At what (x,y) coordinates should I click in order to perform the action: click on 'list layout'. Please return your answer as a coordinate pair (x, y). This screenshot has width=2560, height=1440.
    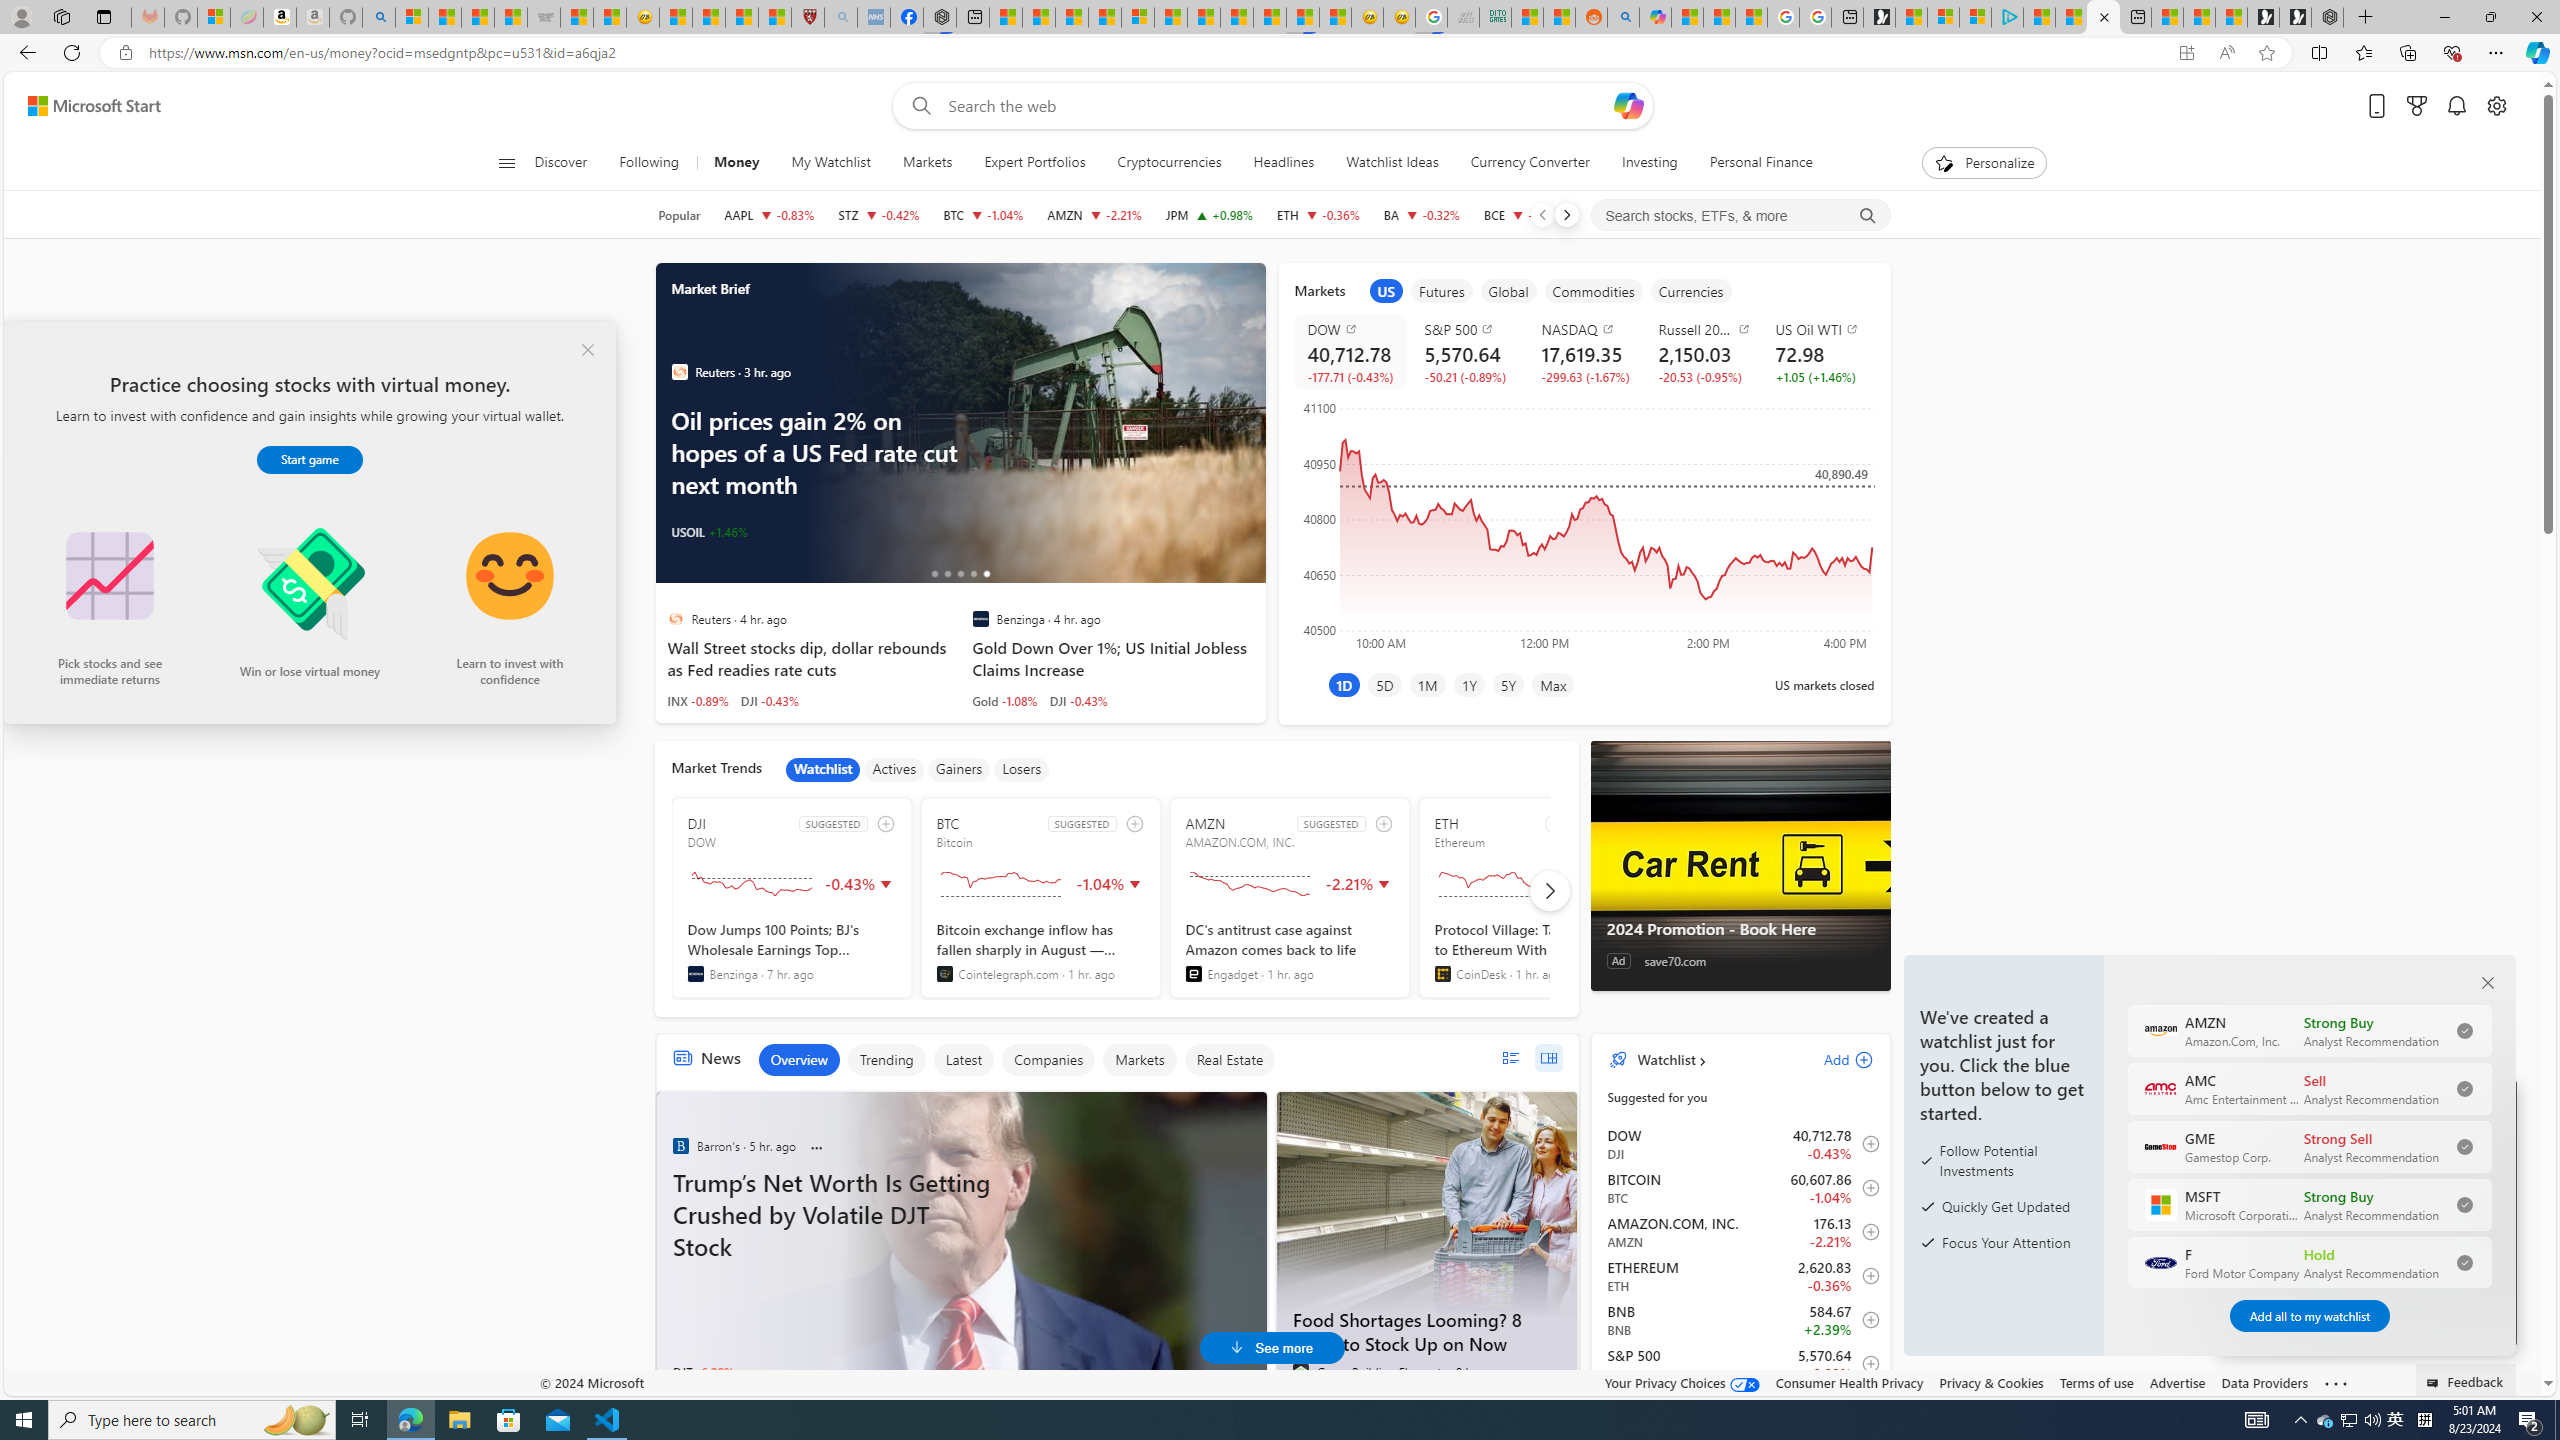
    Looking at the image, I should click on (1509, 1057).